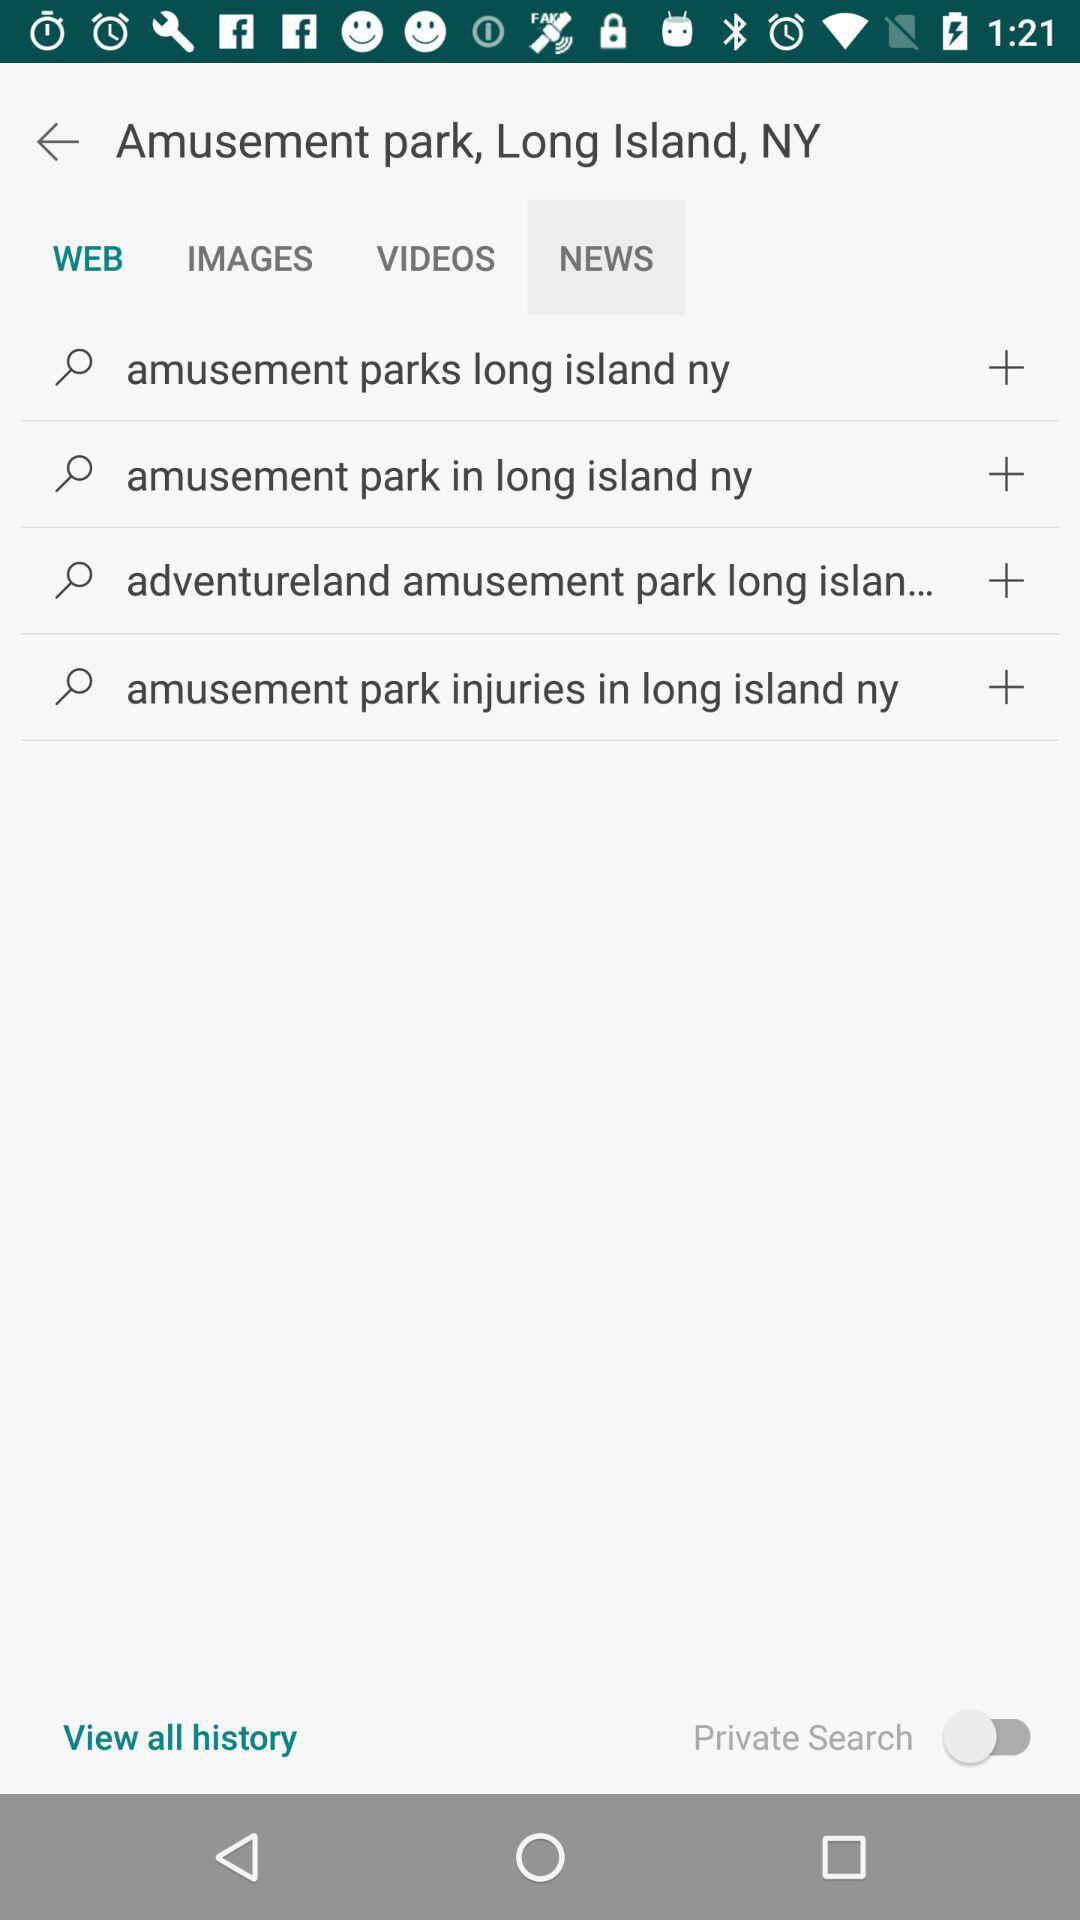  I want to click on item to the right of adventureland amusement park item, so click(1006, 579).